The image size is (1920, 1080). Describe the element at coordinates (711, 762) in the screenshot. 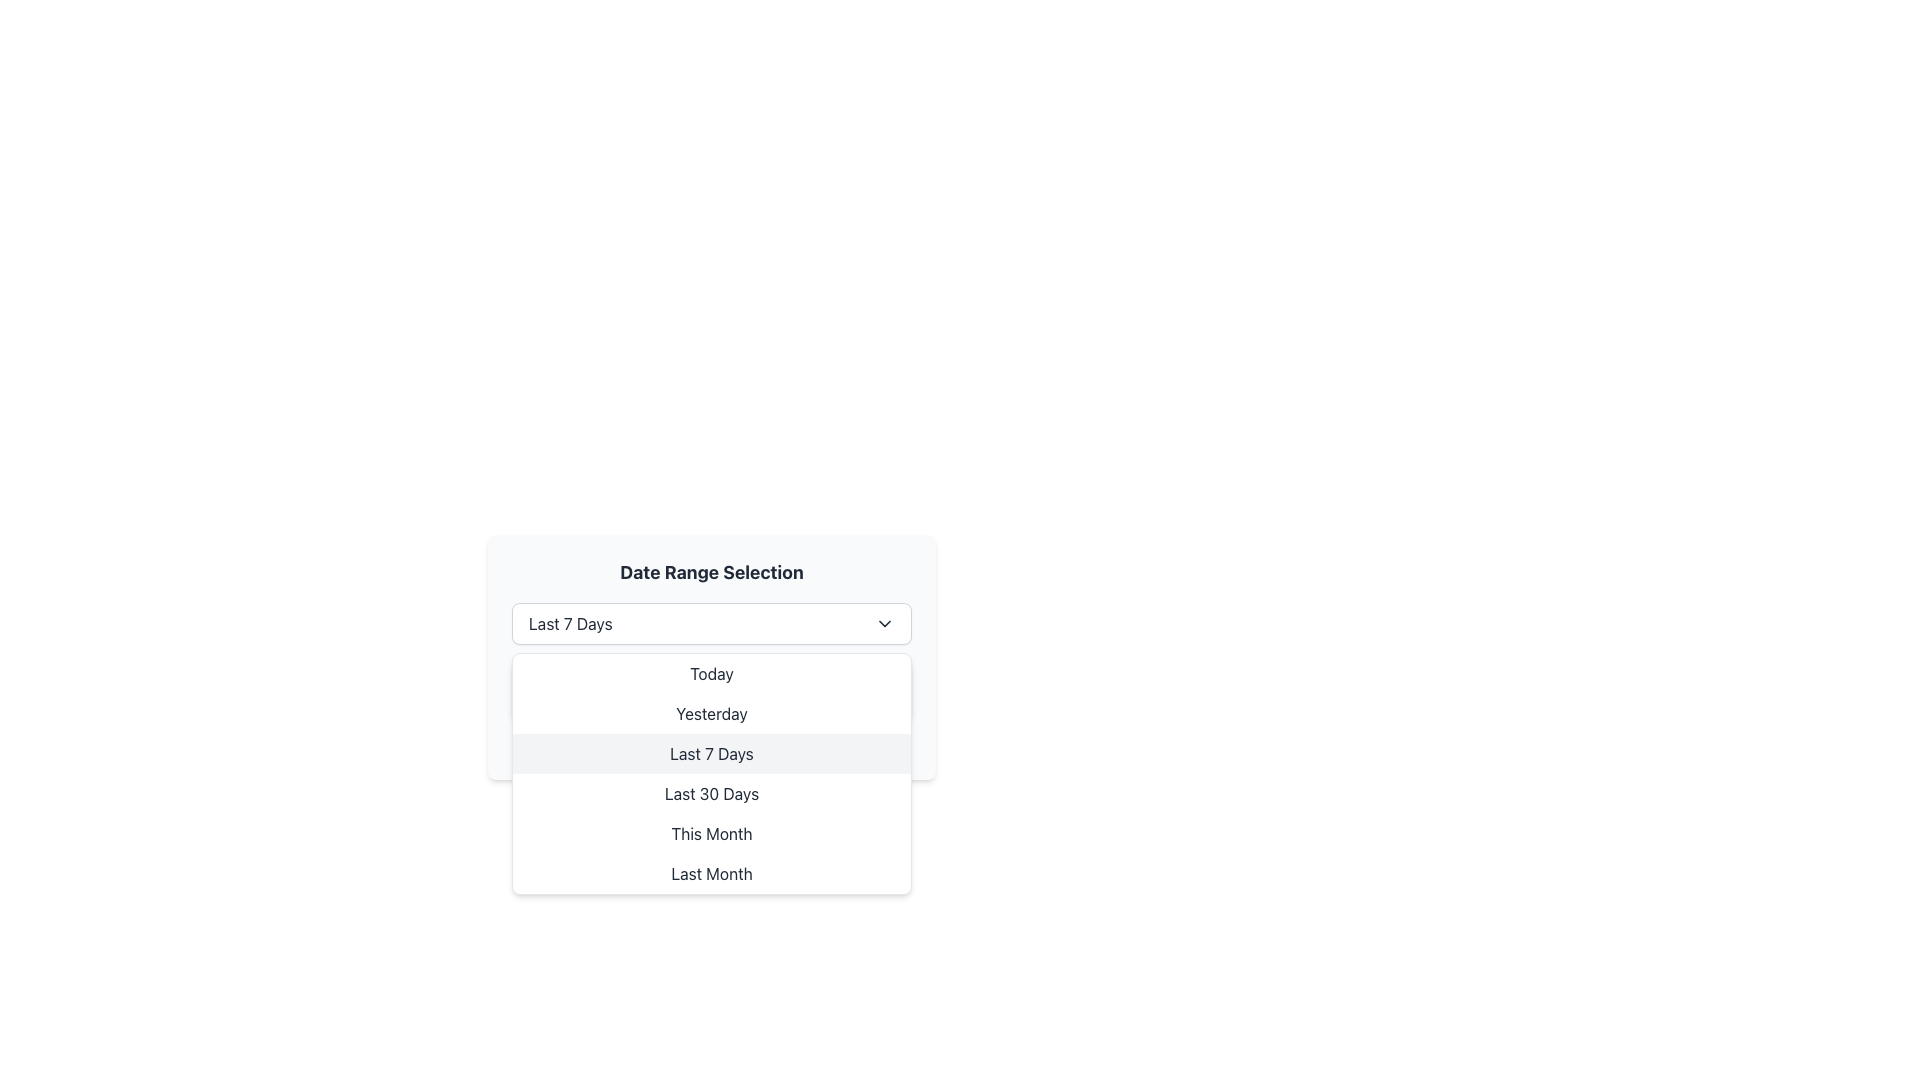

I see `the dropdown menu item for selecting a predefined date range, which is the fourth item in the list` at that location.